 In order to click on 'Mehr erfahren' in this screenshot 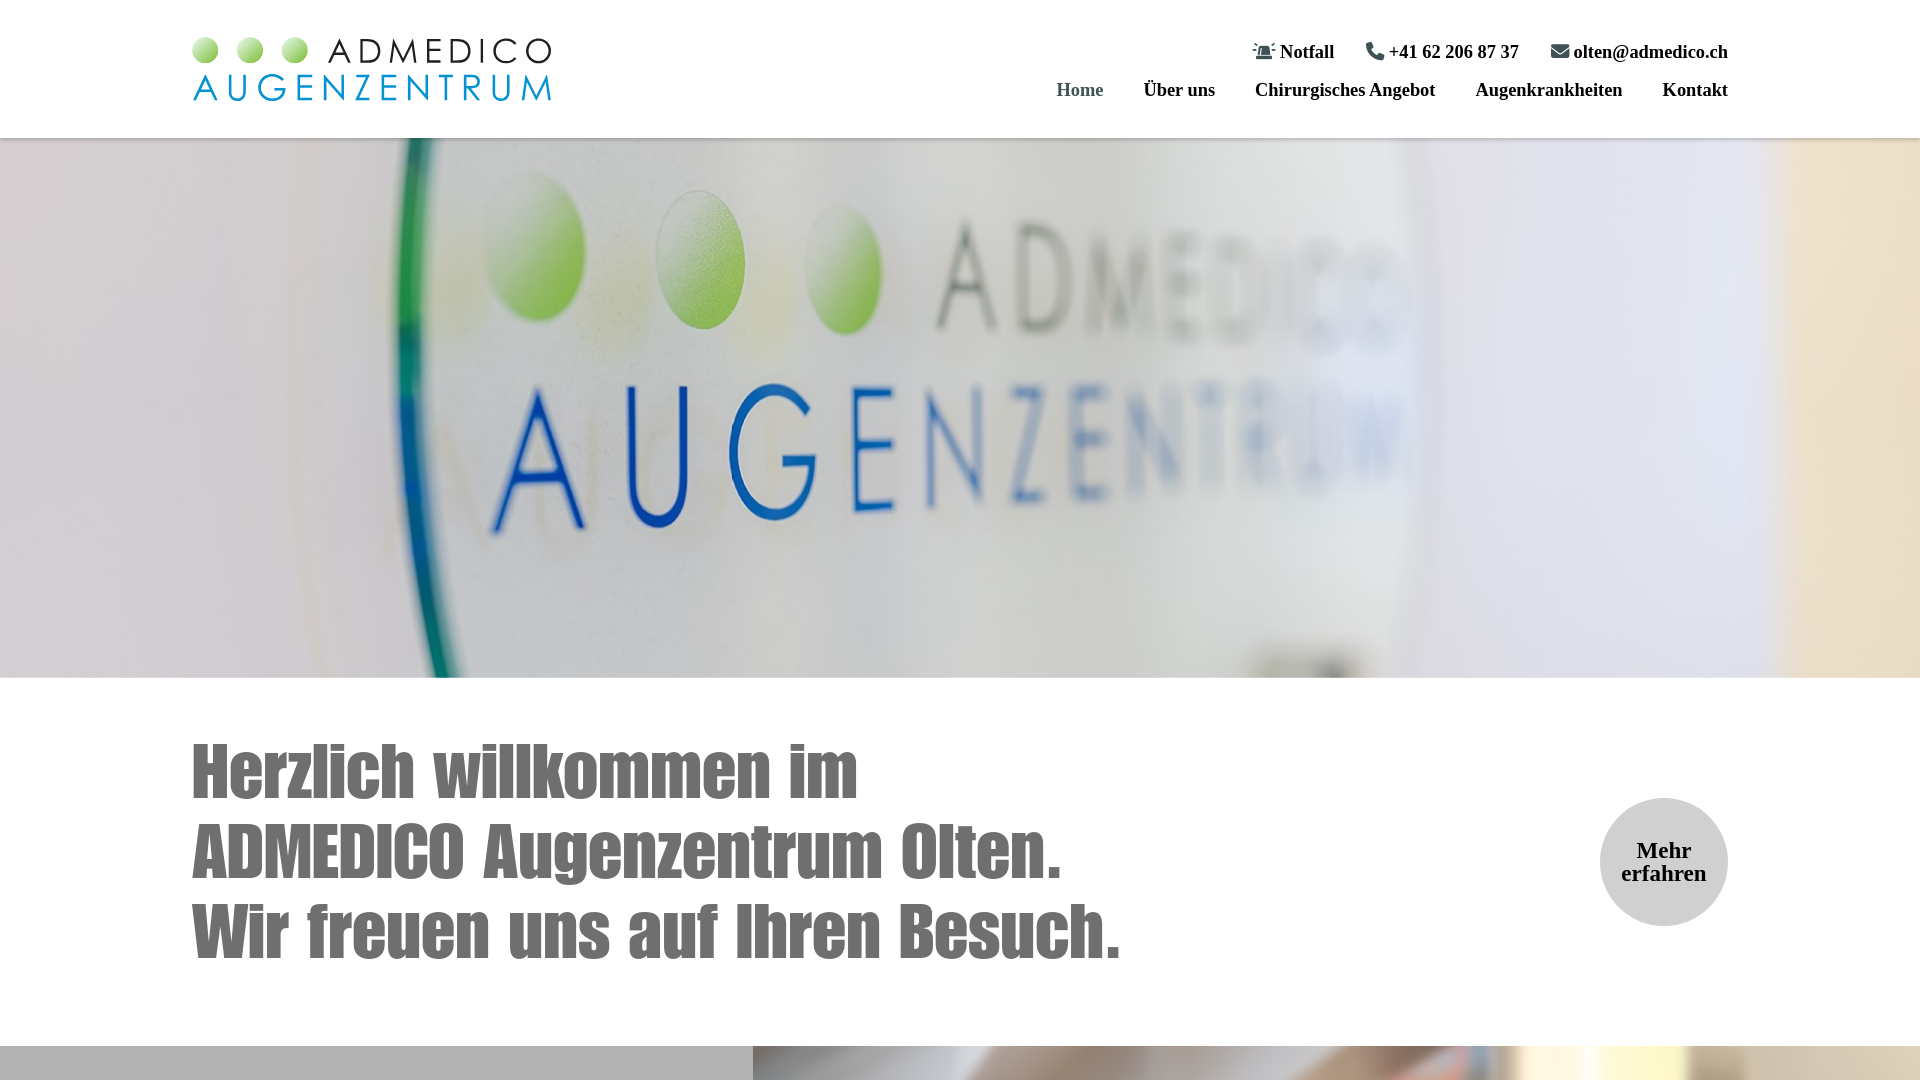, I will do `click(1664, 860)`.